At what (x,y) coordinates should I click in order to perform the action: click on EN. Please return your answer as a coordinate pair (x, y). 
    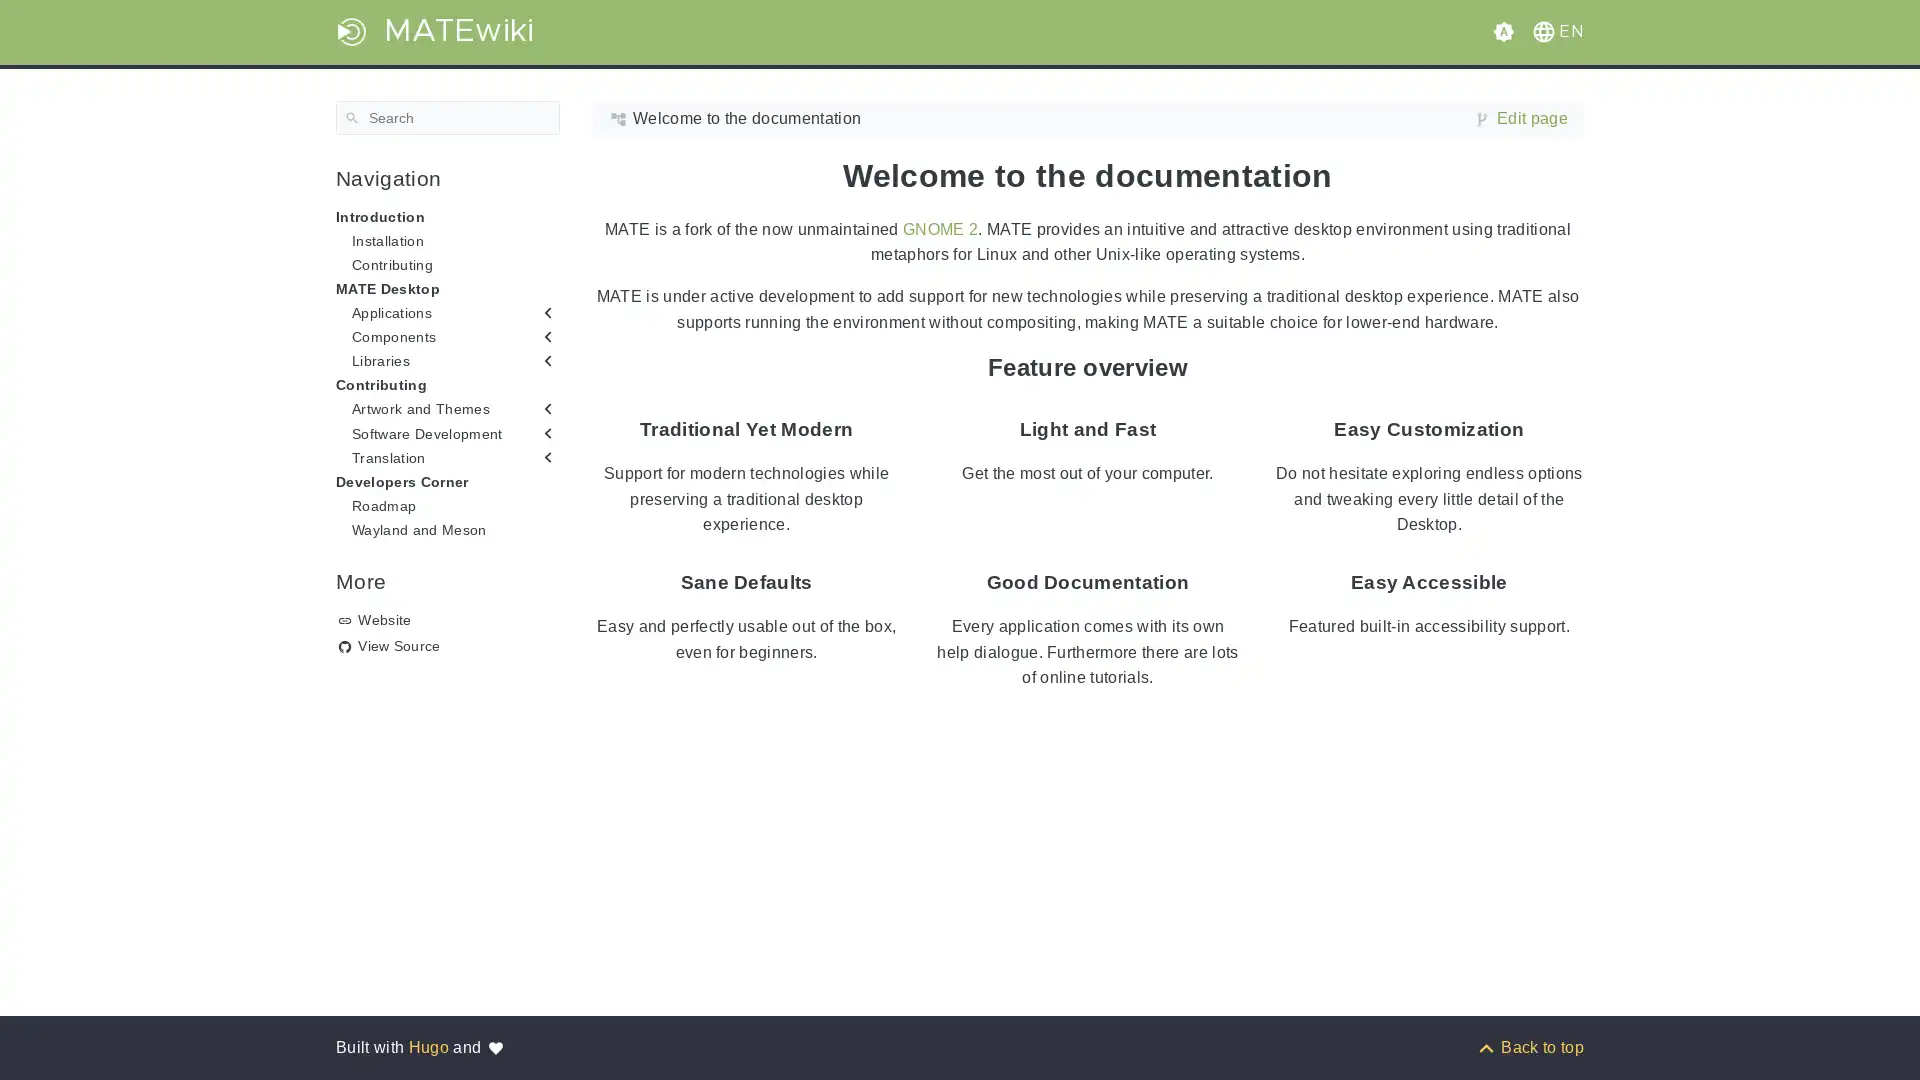
    Looking at the image, I should click on (1554, 31).